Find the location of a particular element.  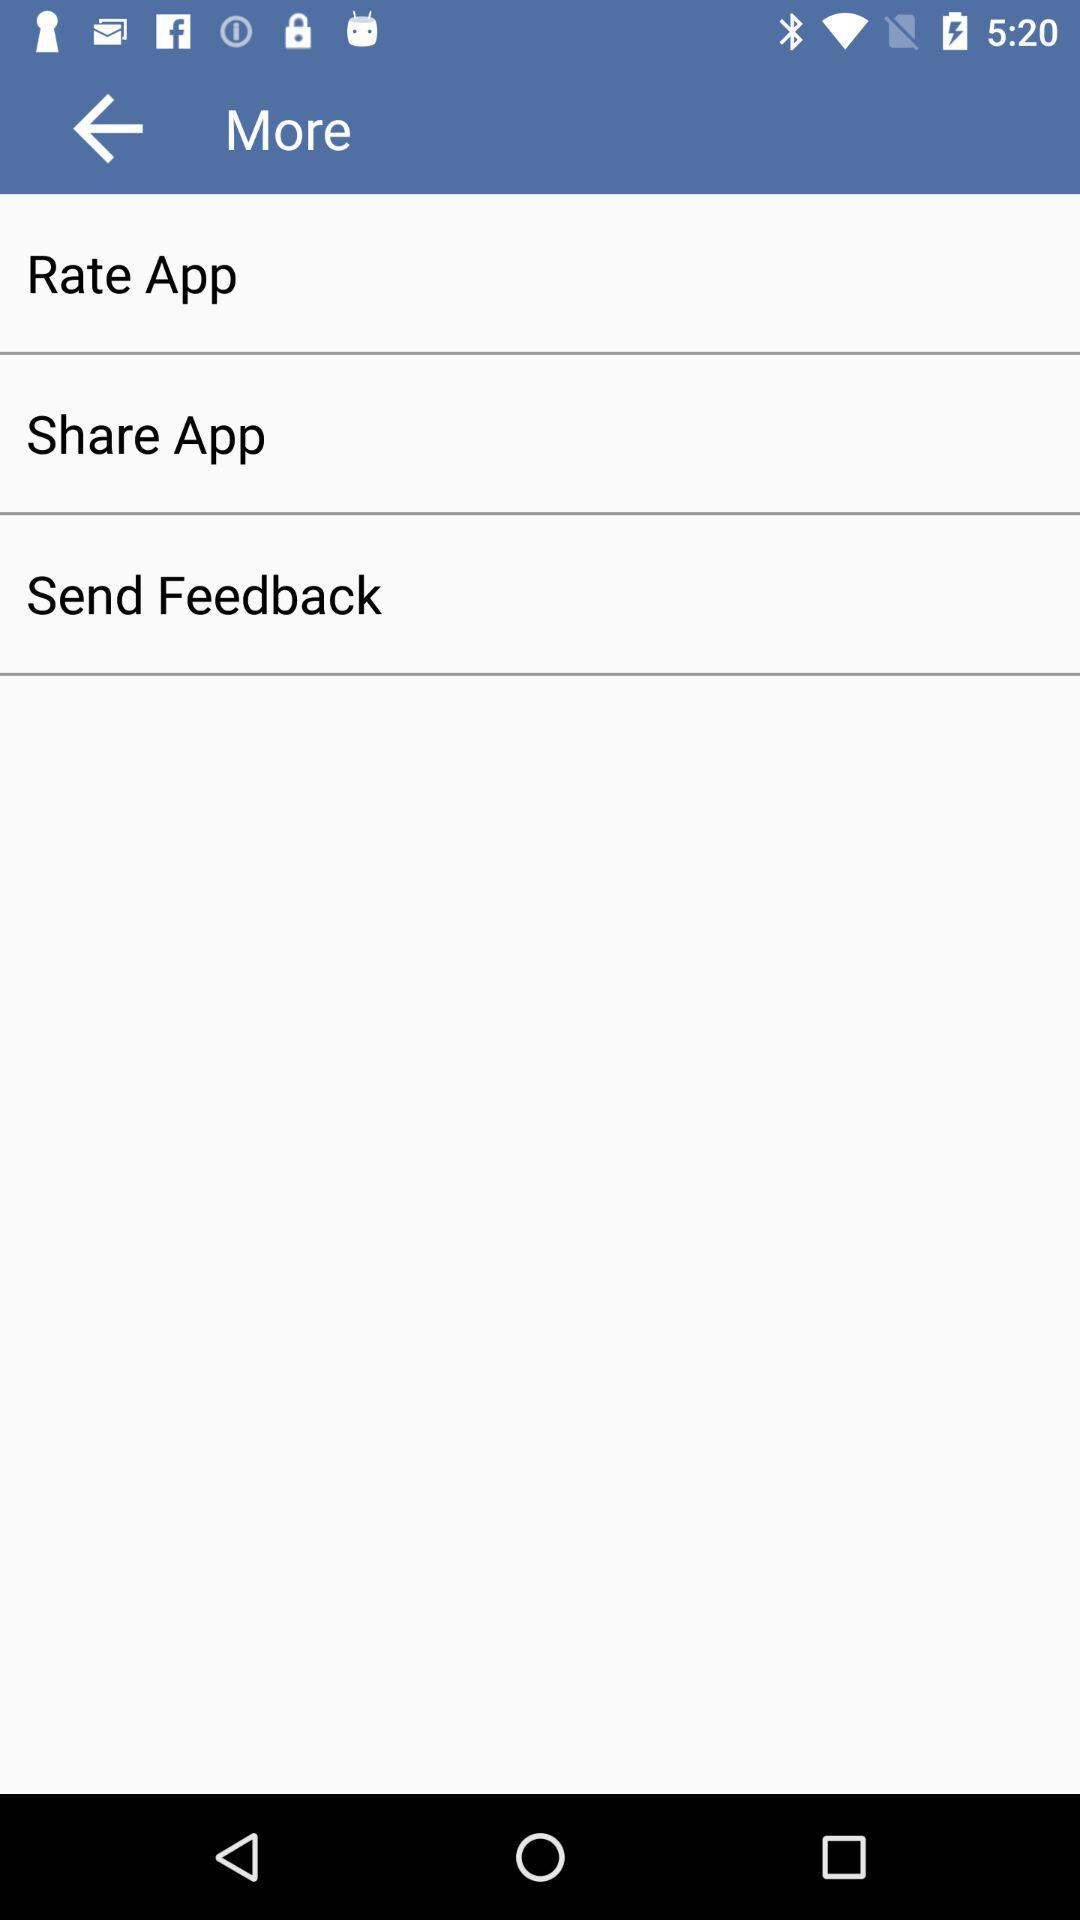

the arrow_backward icon is located at coordinates (108, 127).